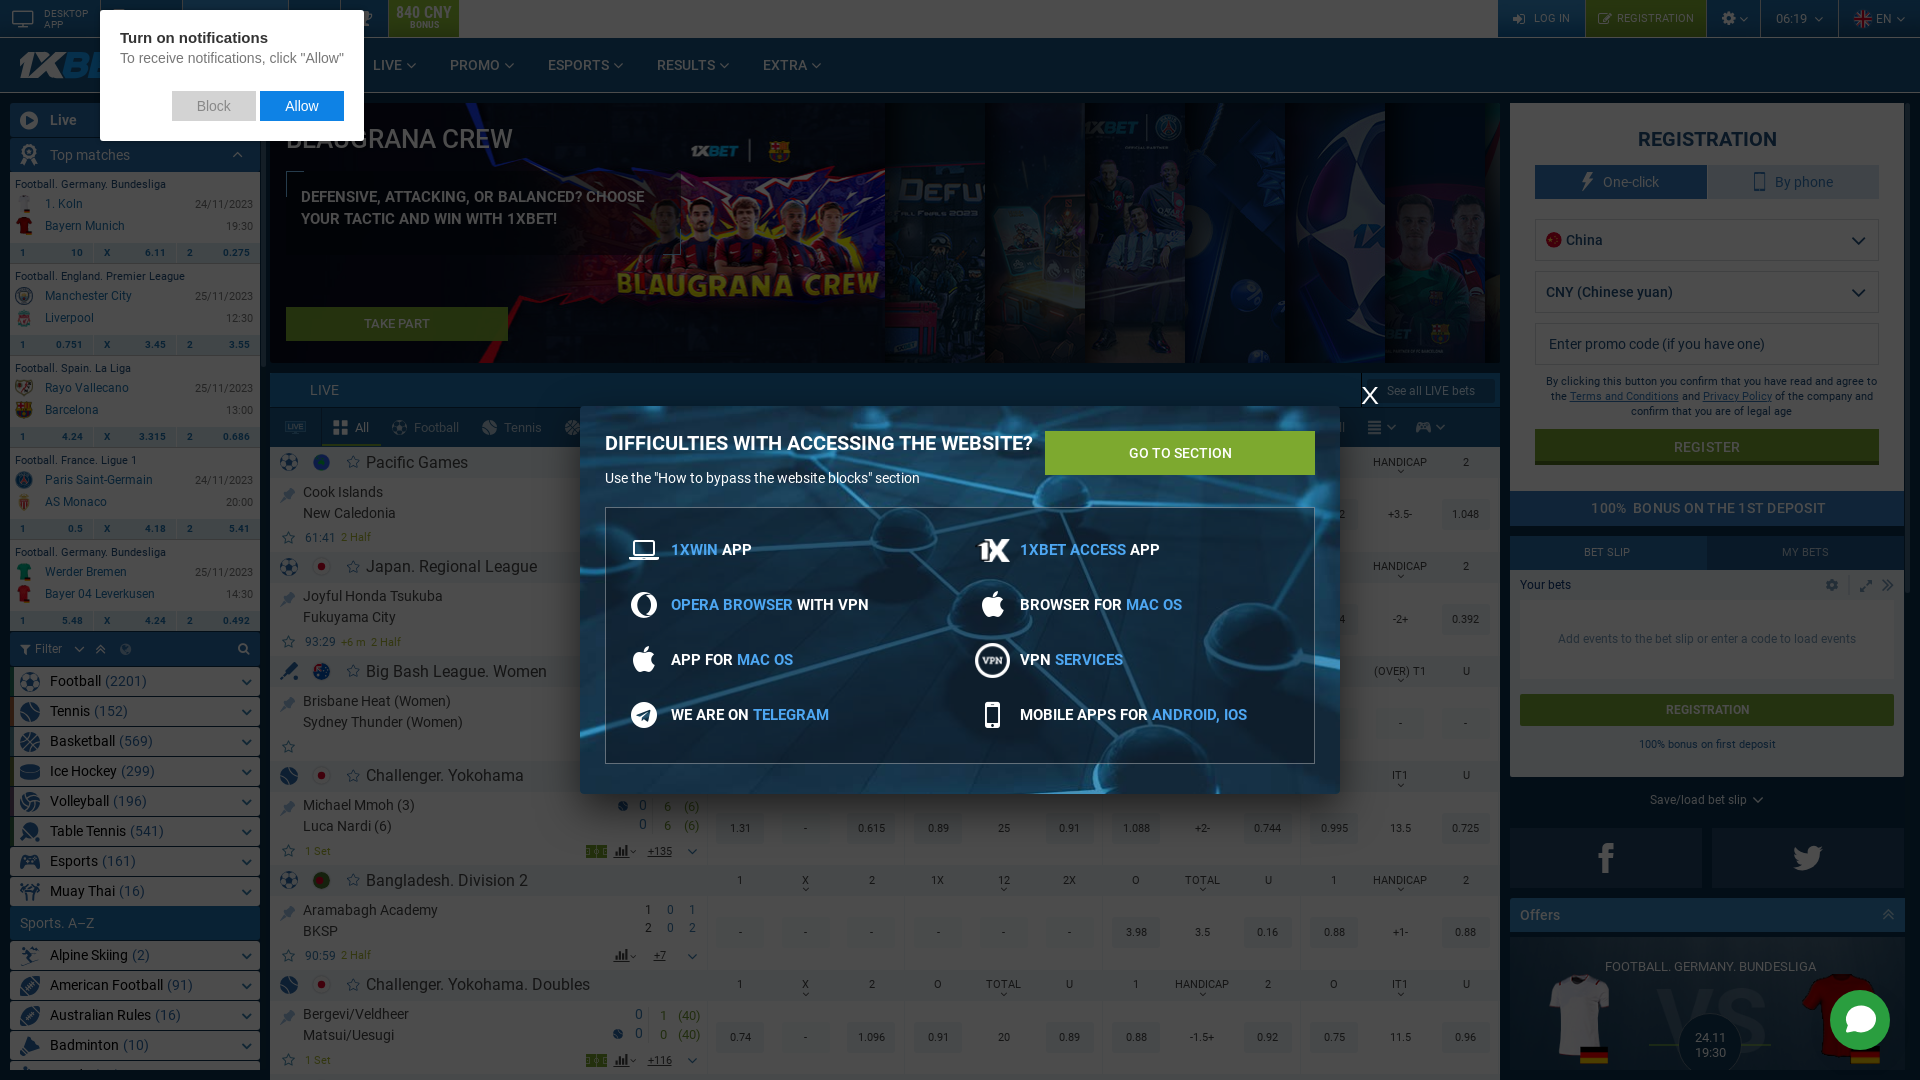 The height and width of the screenshot is (1080, 1920). What do you see at coordinates (177, 343) in the screenshot?
I see `'2` at bounding box center [177, 343].